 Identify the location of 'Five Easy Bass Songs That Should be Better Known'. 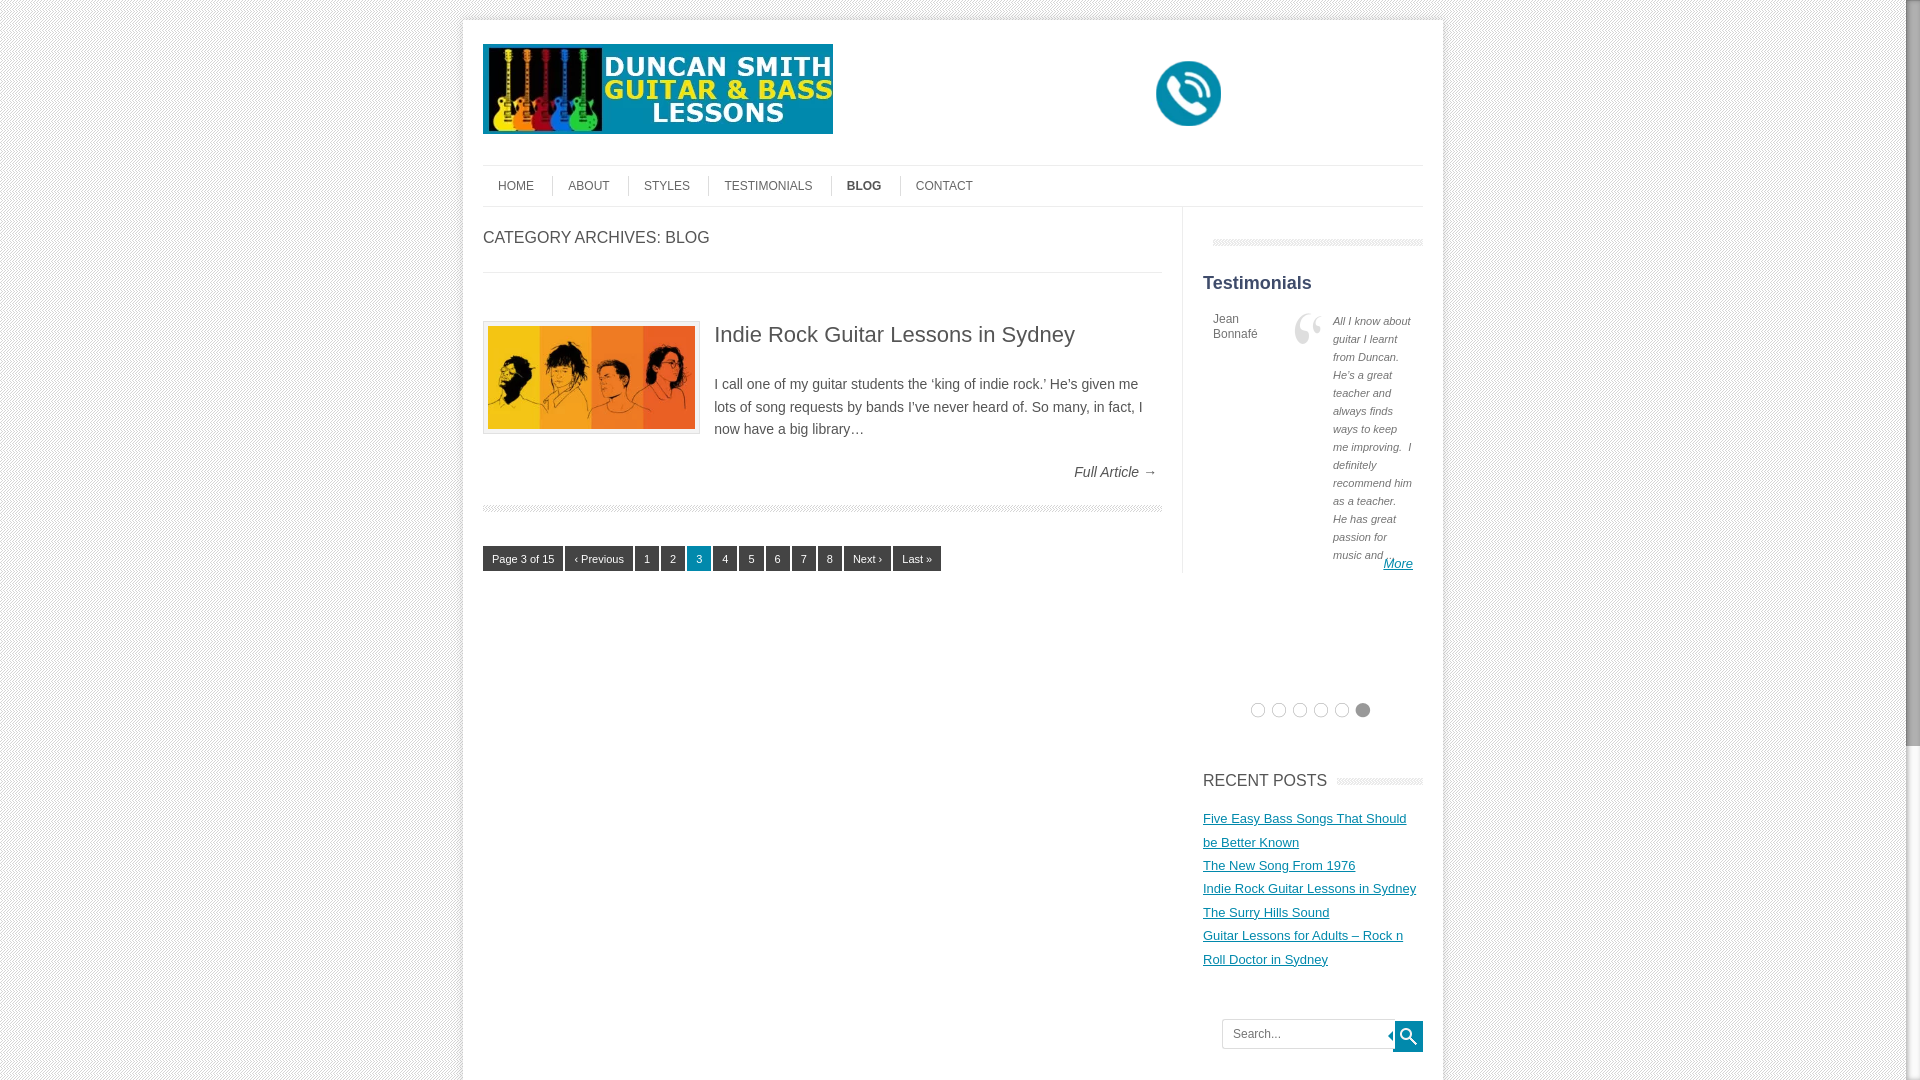
(1305, 829).